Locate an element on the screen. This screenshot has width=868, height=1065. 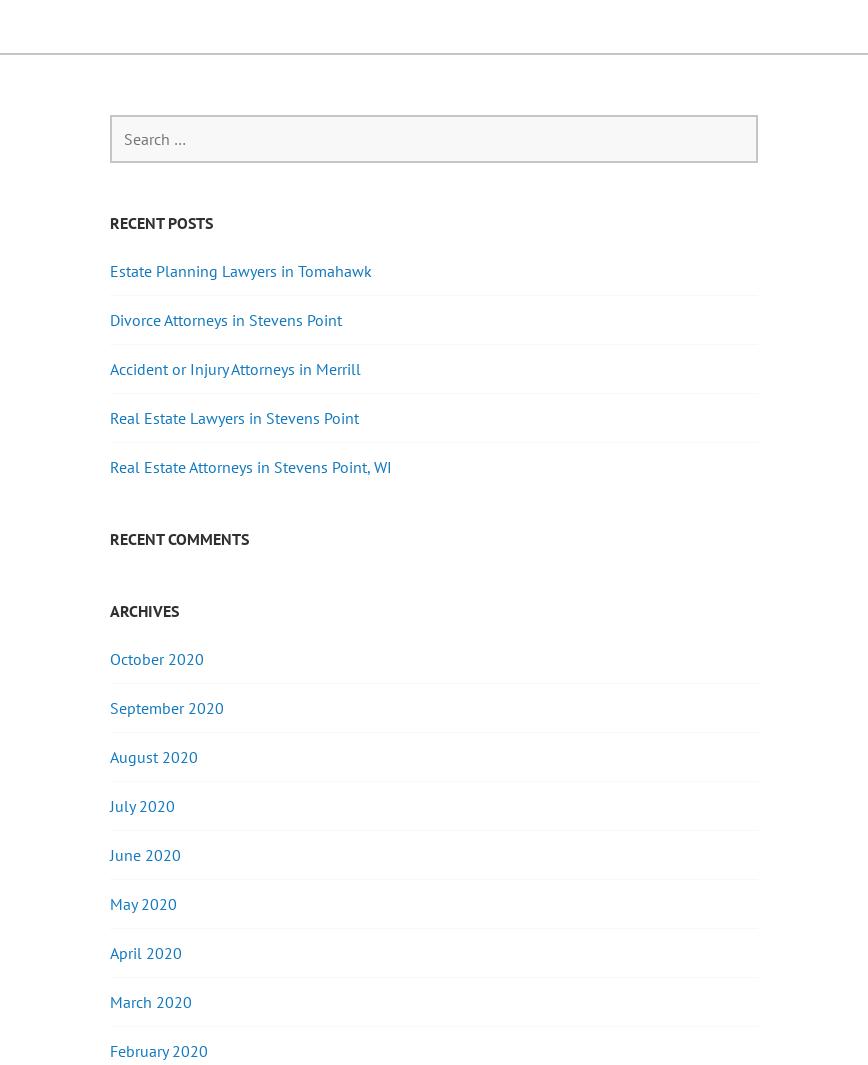
'March 2020' is located at coordinates (109, 1000).